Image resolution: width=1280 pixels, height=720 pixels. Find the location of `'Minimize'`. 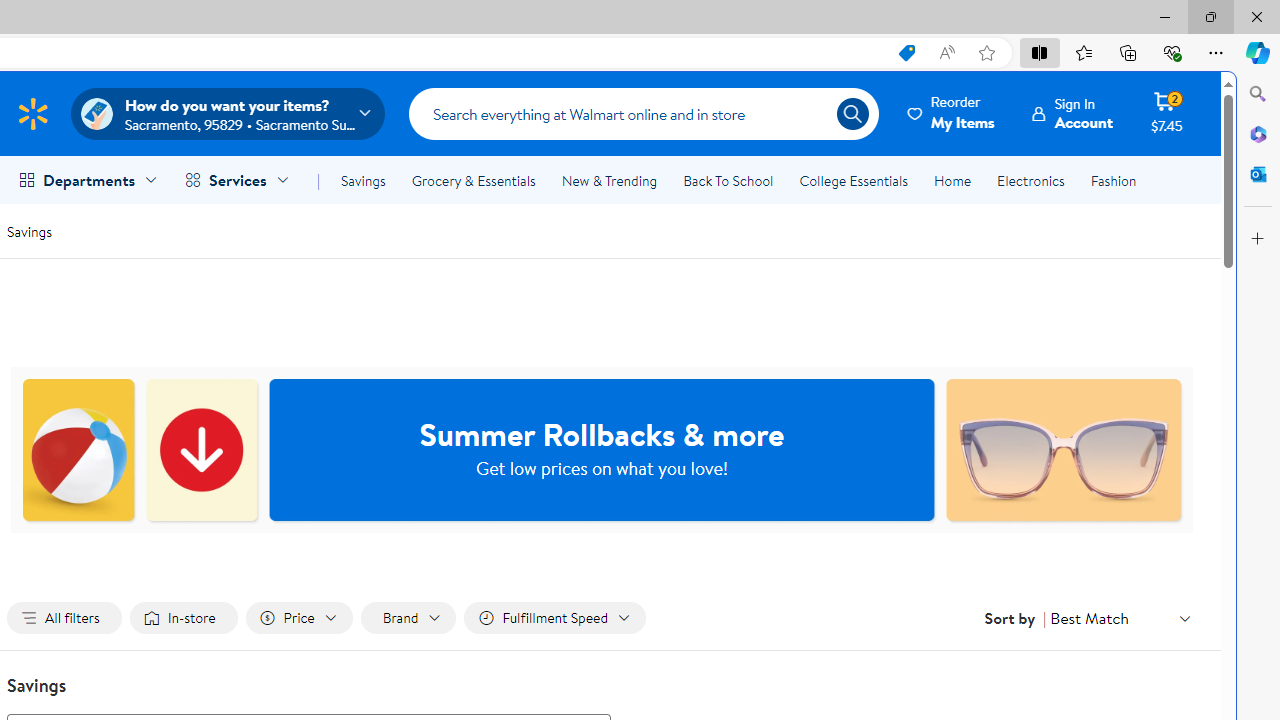

'Minimize' is located at coordinates (1164, 16).